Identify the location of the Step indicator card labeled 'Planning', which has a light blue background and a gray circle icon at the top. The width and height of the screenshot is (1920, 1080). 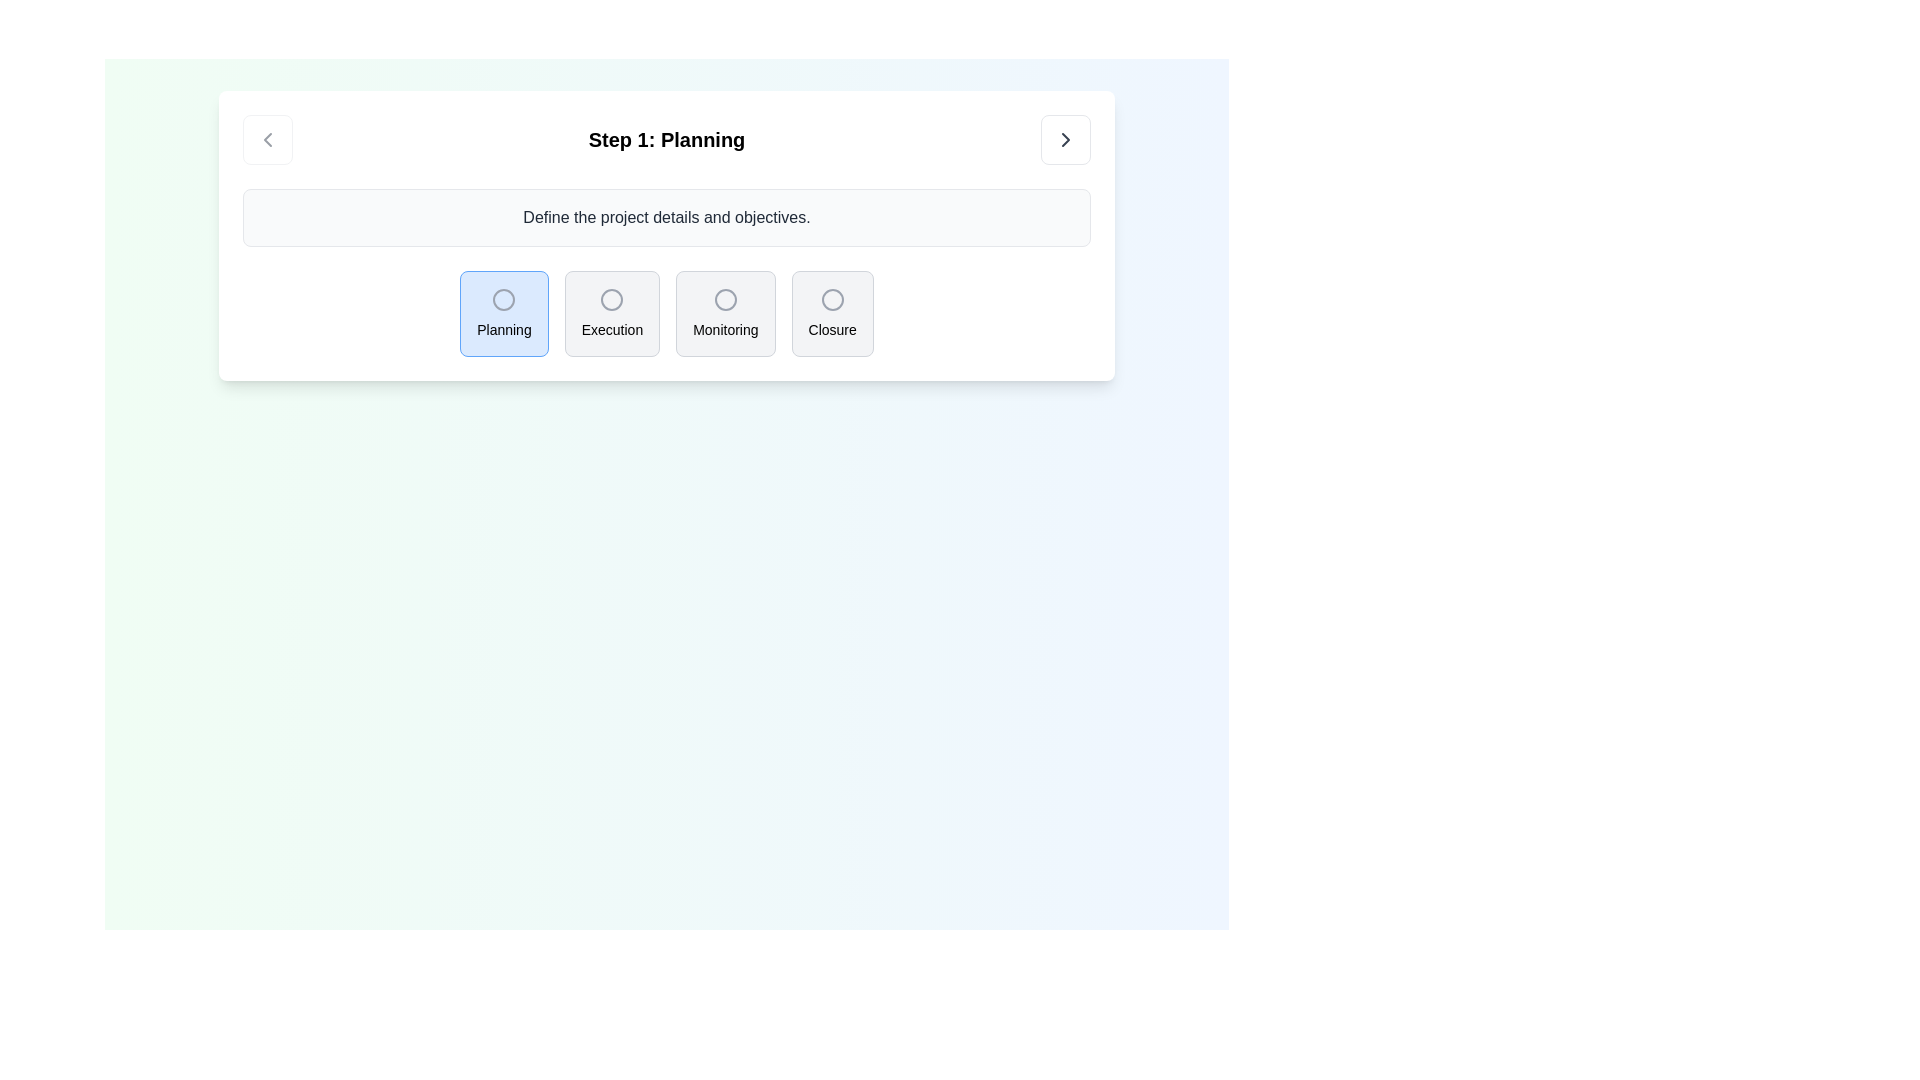
(504, 313).